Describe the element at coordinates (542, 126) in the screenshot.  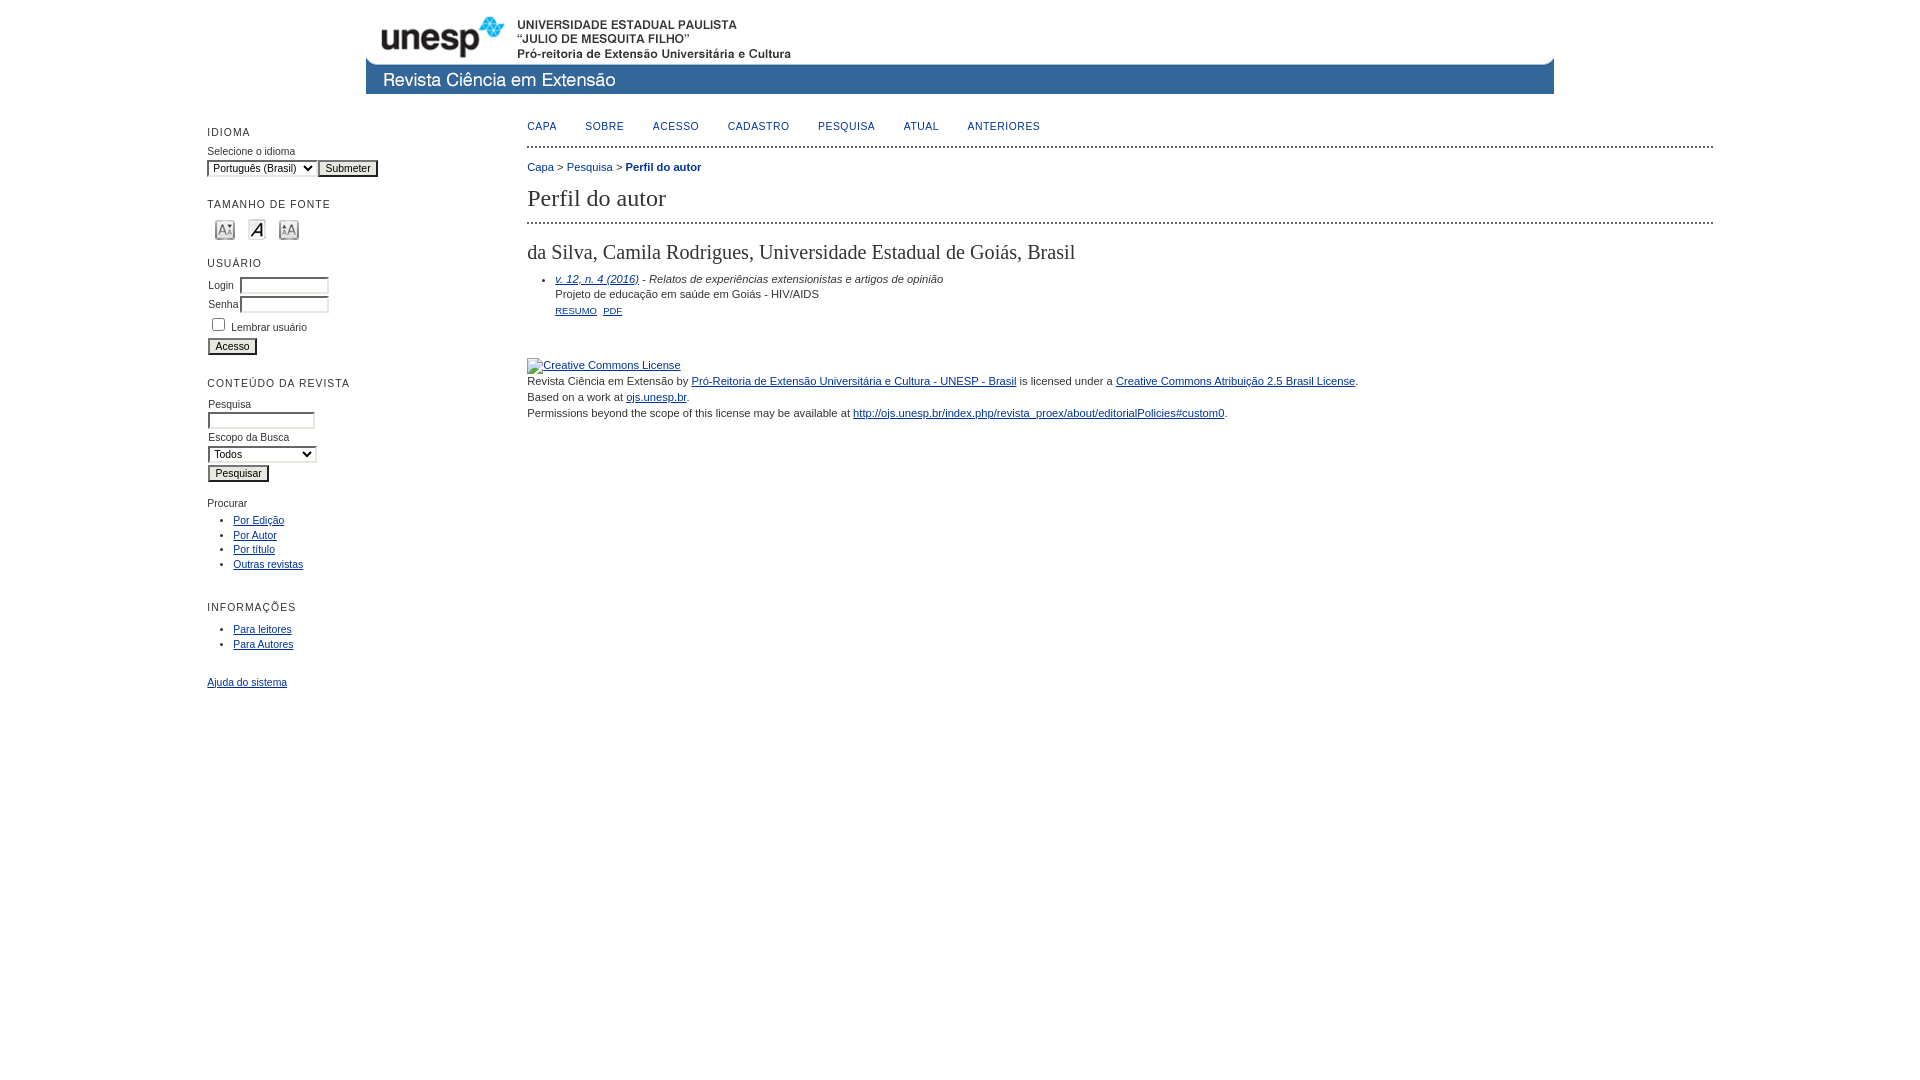
I see `'CAPA'` at that location.